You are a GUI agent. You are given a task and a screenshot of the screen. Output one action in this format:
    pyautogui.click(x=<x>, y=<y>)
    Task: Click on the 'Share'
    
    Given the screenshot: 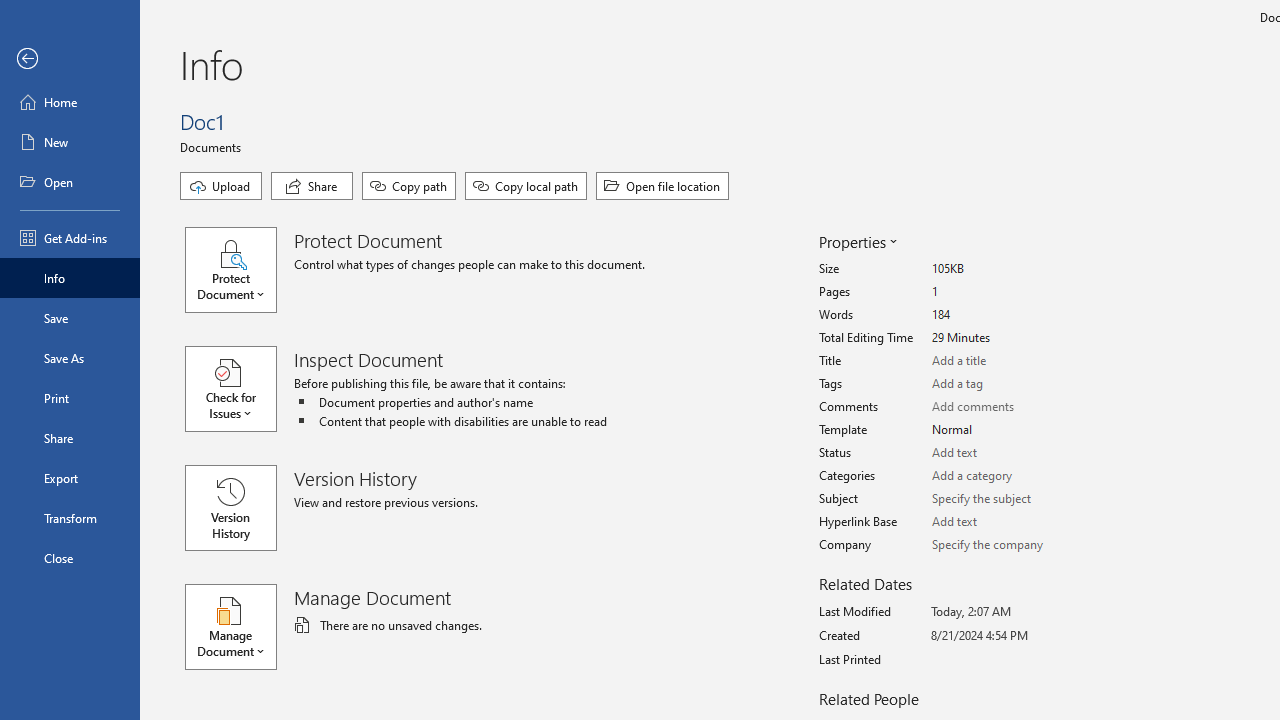 What is the action you would take?
    pyautogui.click(x=311, y=186)
    